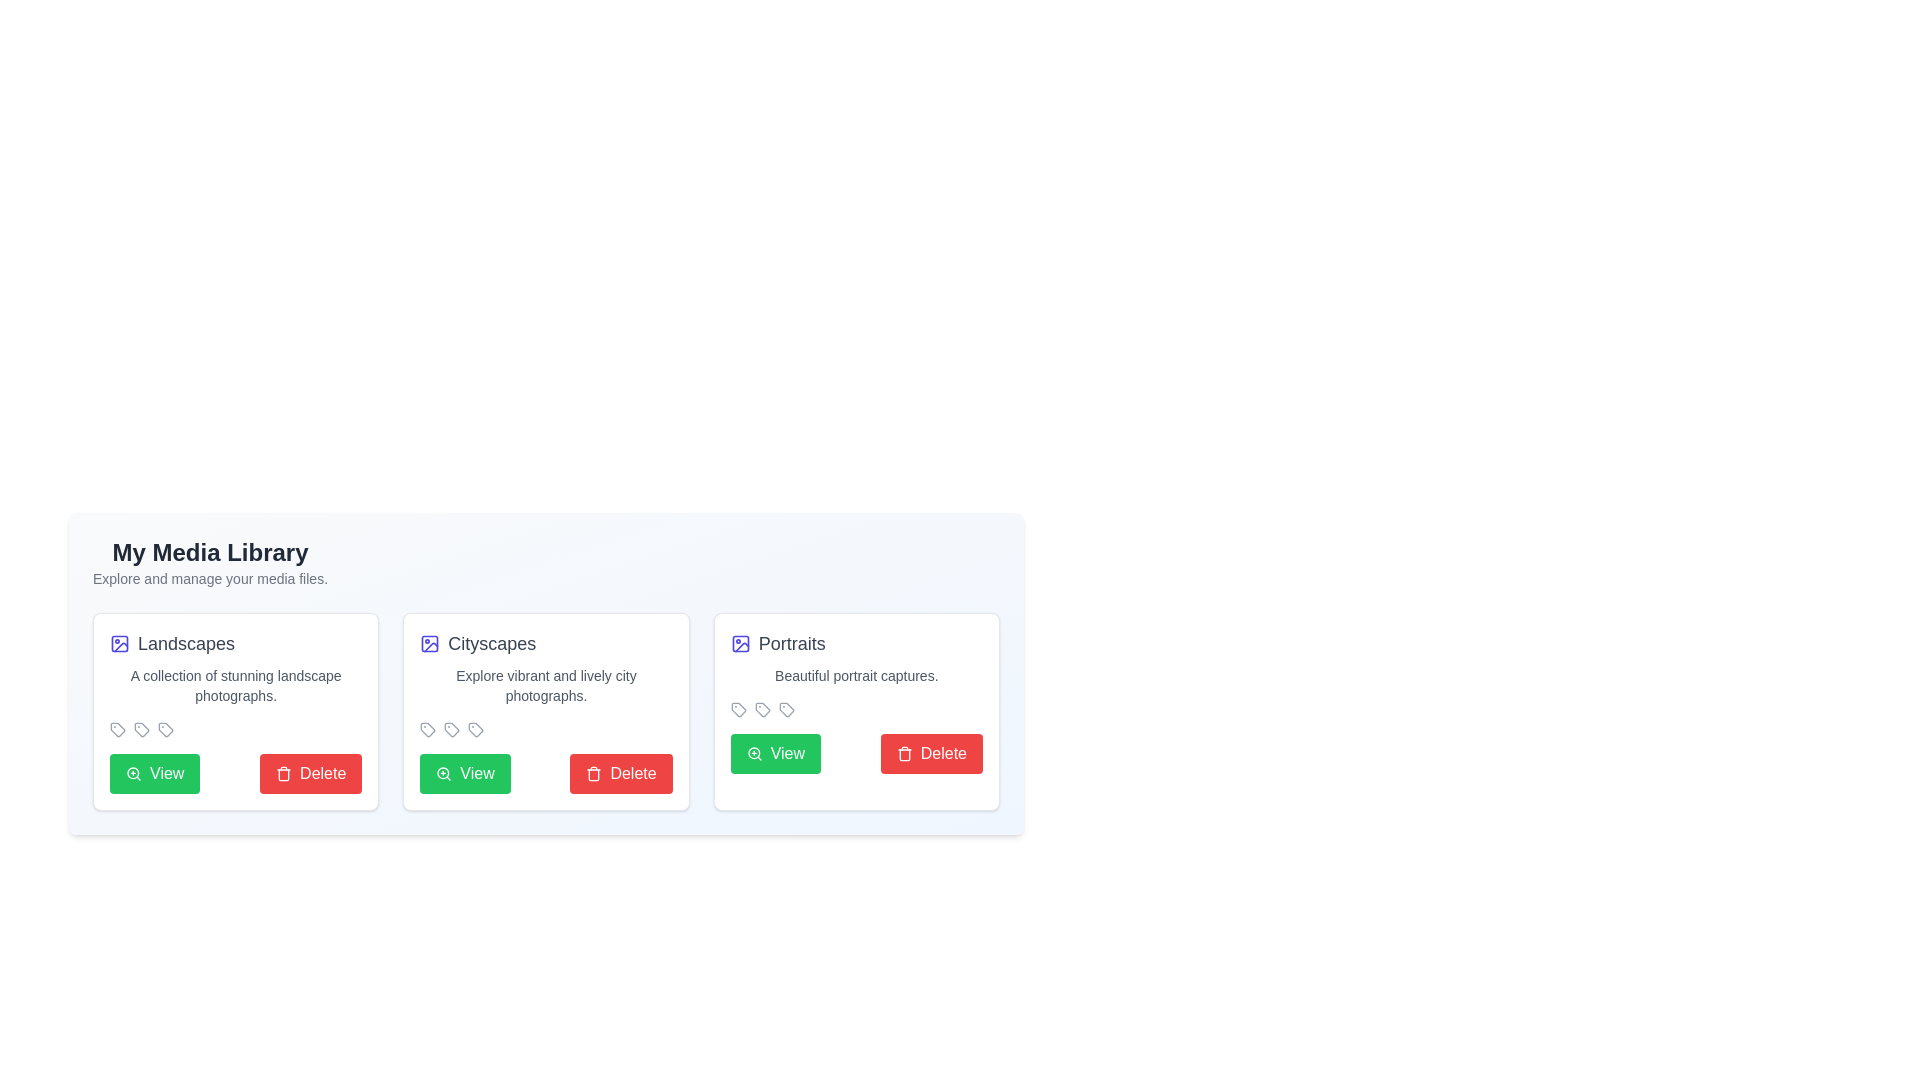 This screenshot has width=1920, height=1080. I want to click on accessibility text label providing a brief description of the 'Landscapes' category, located within the first card of the media categories grid, below the title 'Landscapes', so click(236, 685).